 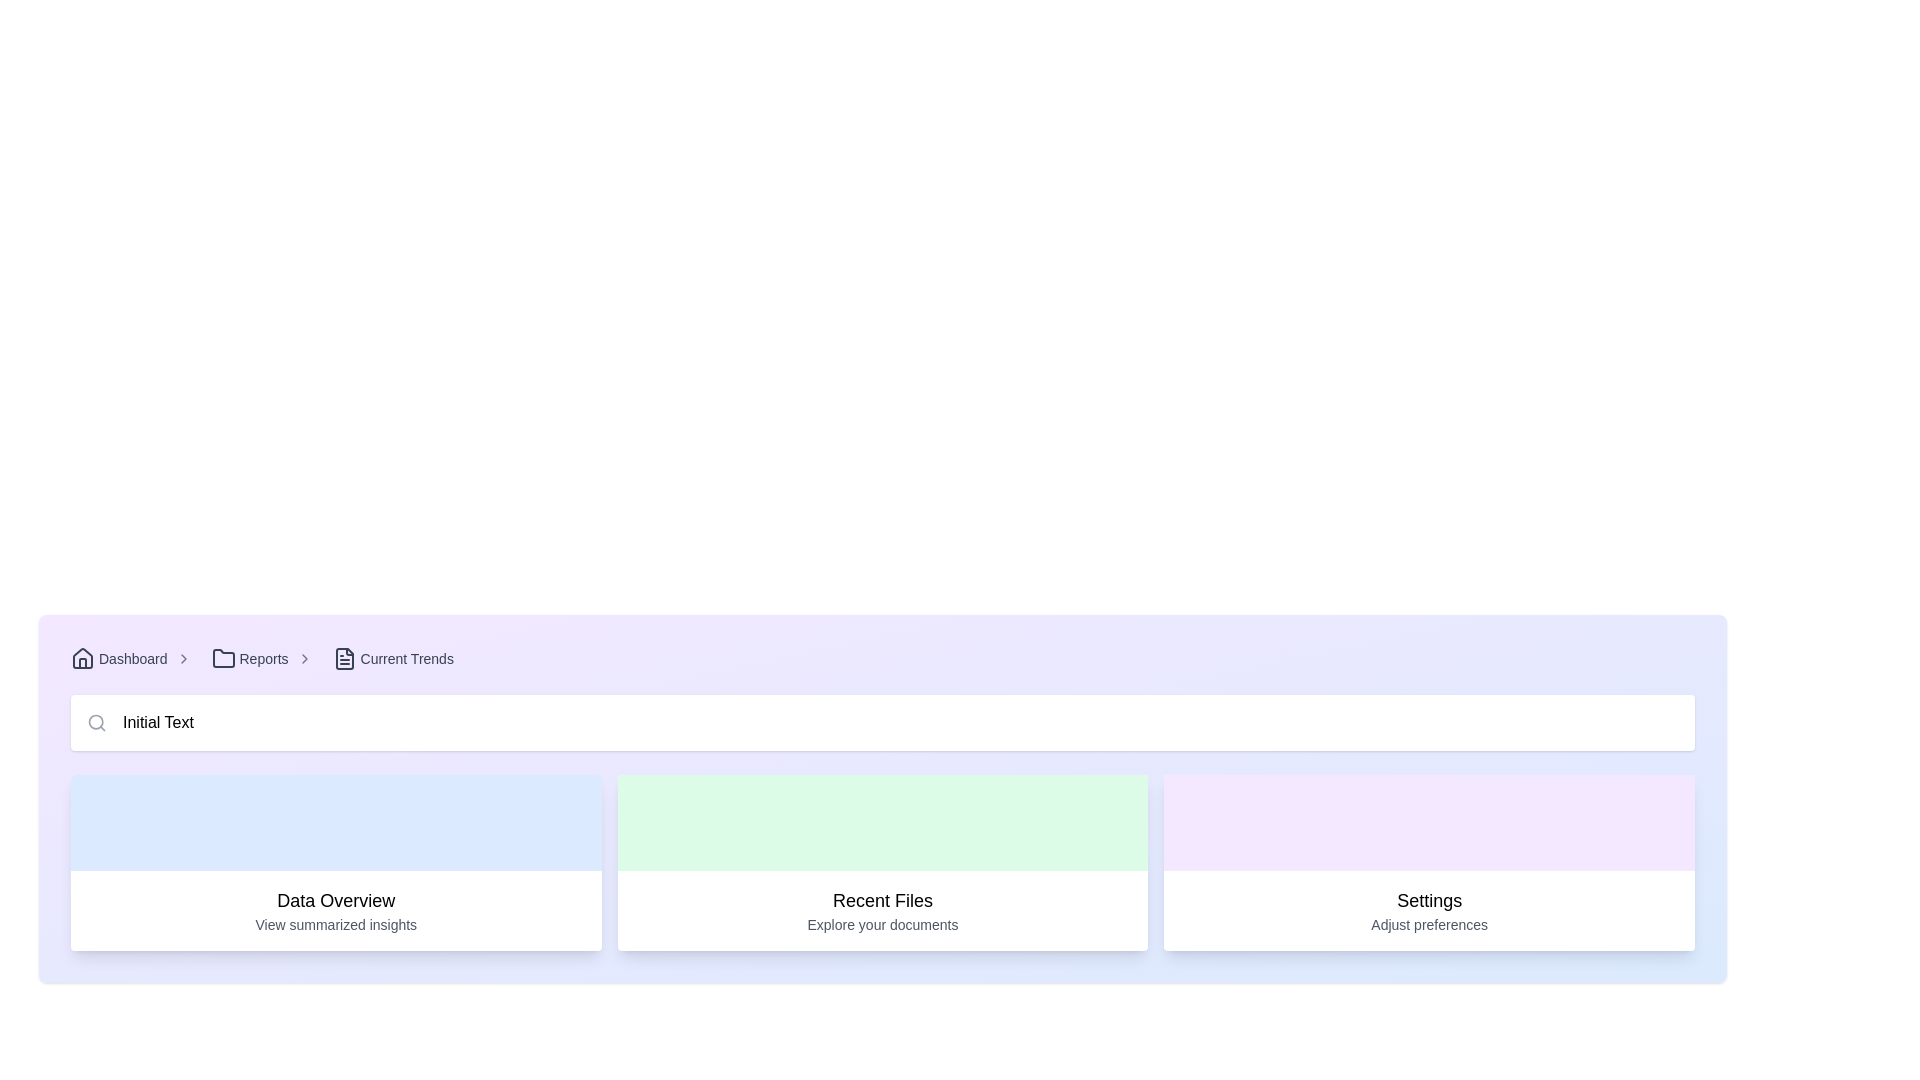 What do you see at coordinates (406, 659) in the screenshot?
I see `the breadcrumb navigation text label that is the third component in the sequence, located between 'Reports' and the search bar` at bounding box center [406, 659].